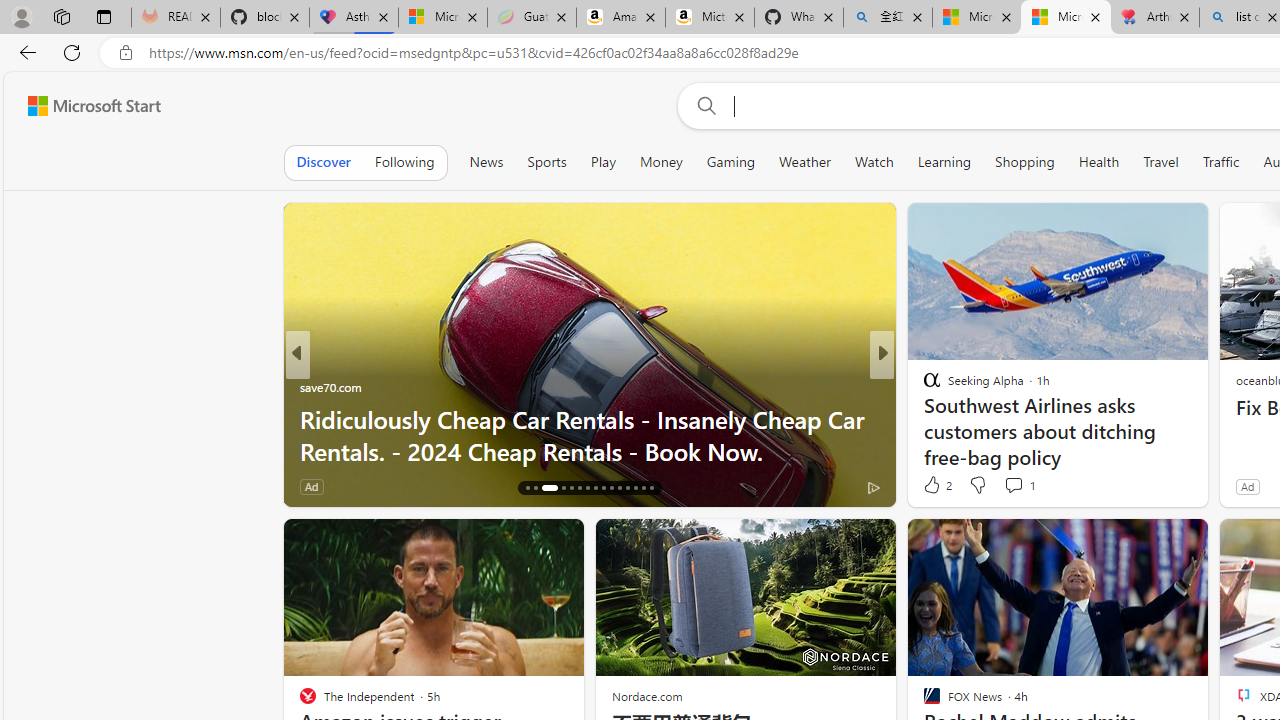  Describe the element at coordinates (610, 488) in the screenshot. I see `'AutomationID: tab-25'` at that location.